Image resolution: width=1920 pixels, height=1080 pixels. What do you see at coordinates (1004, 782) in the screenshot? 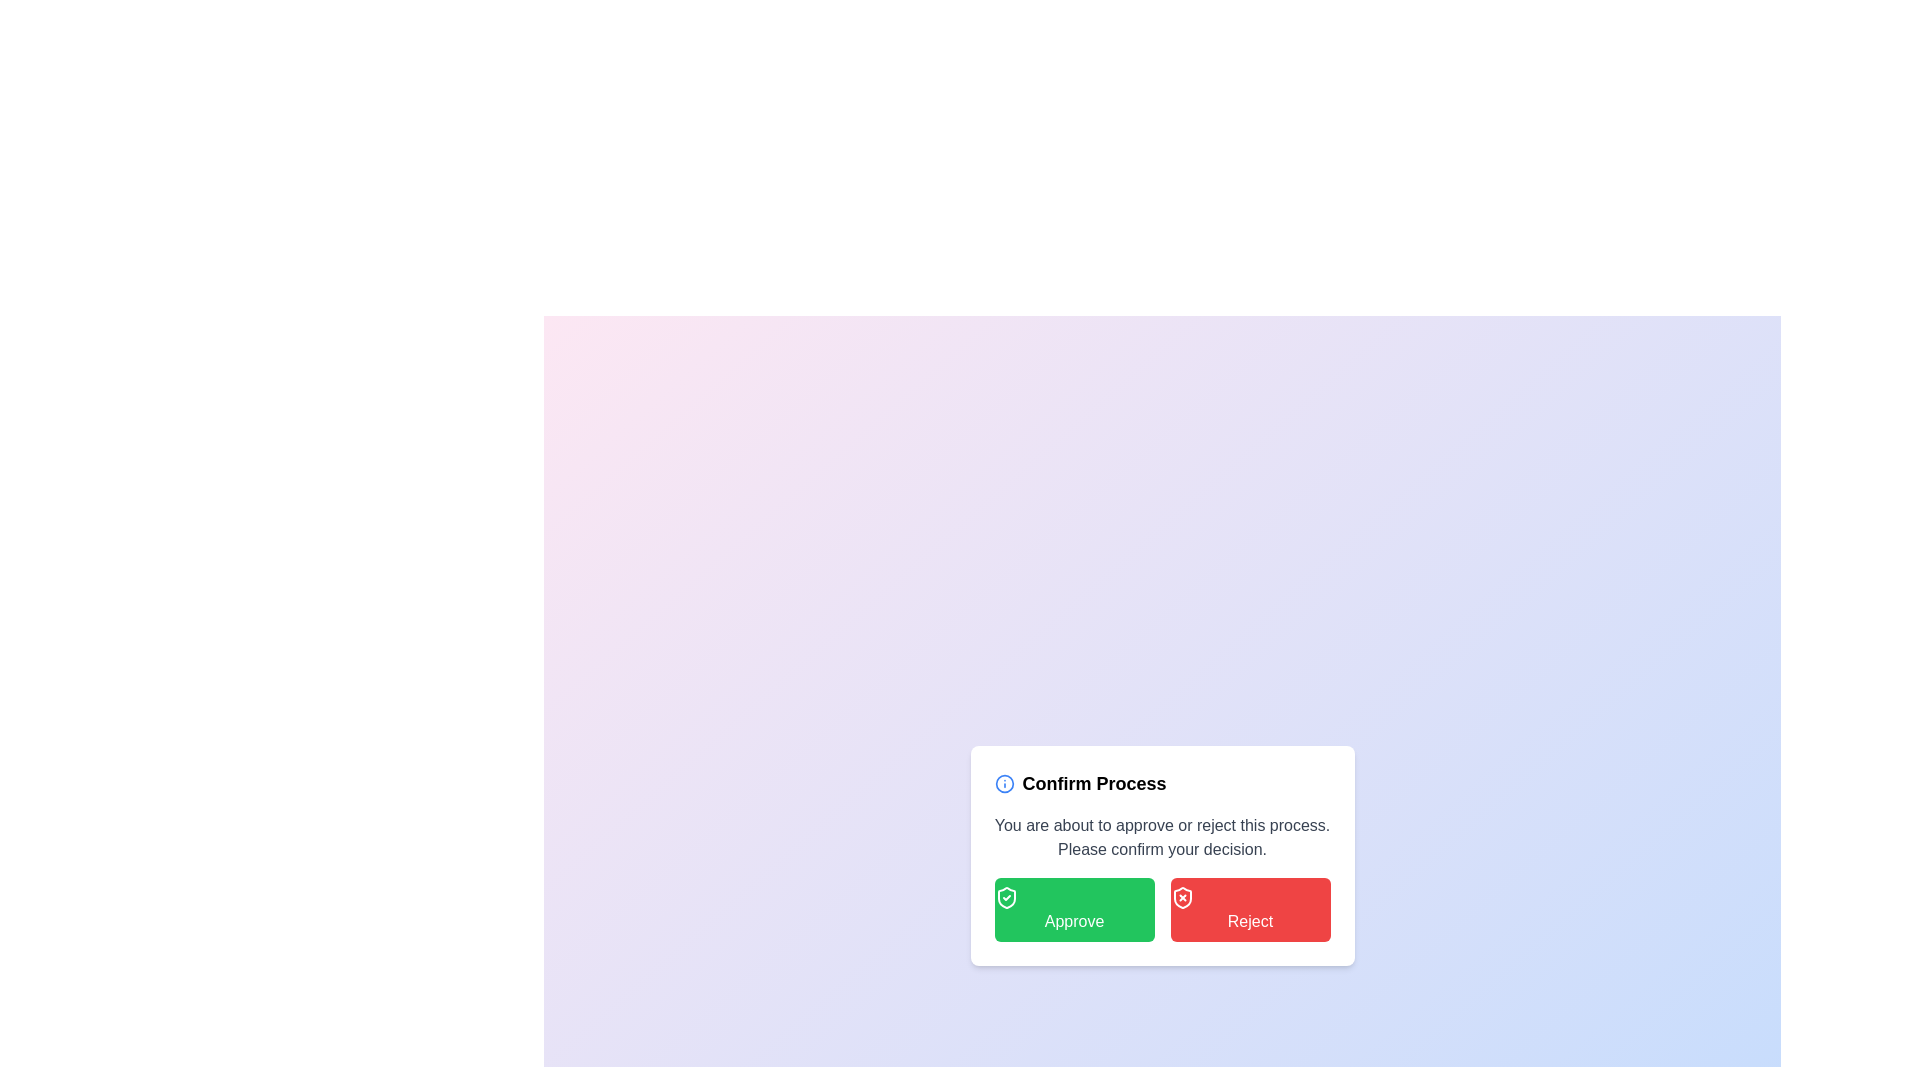
I see `the information icon located to the left of the 'Confirm Process' label within the dialog box` at bounding box center [1004, 782].